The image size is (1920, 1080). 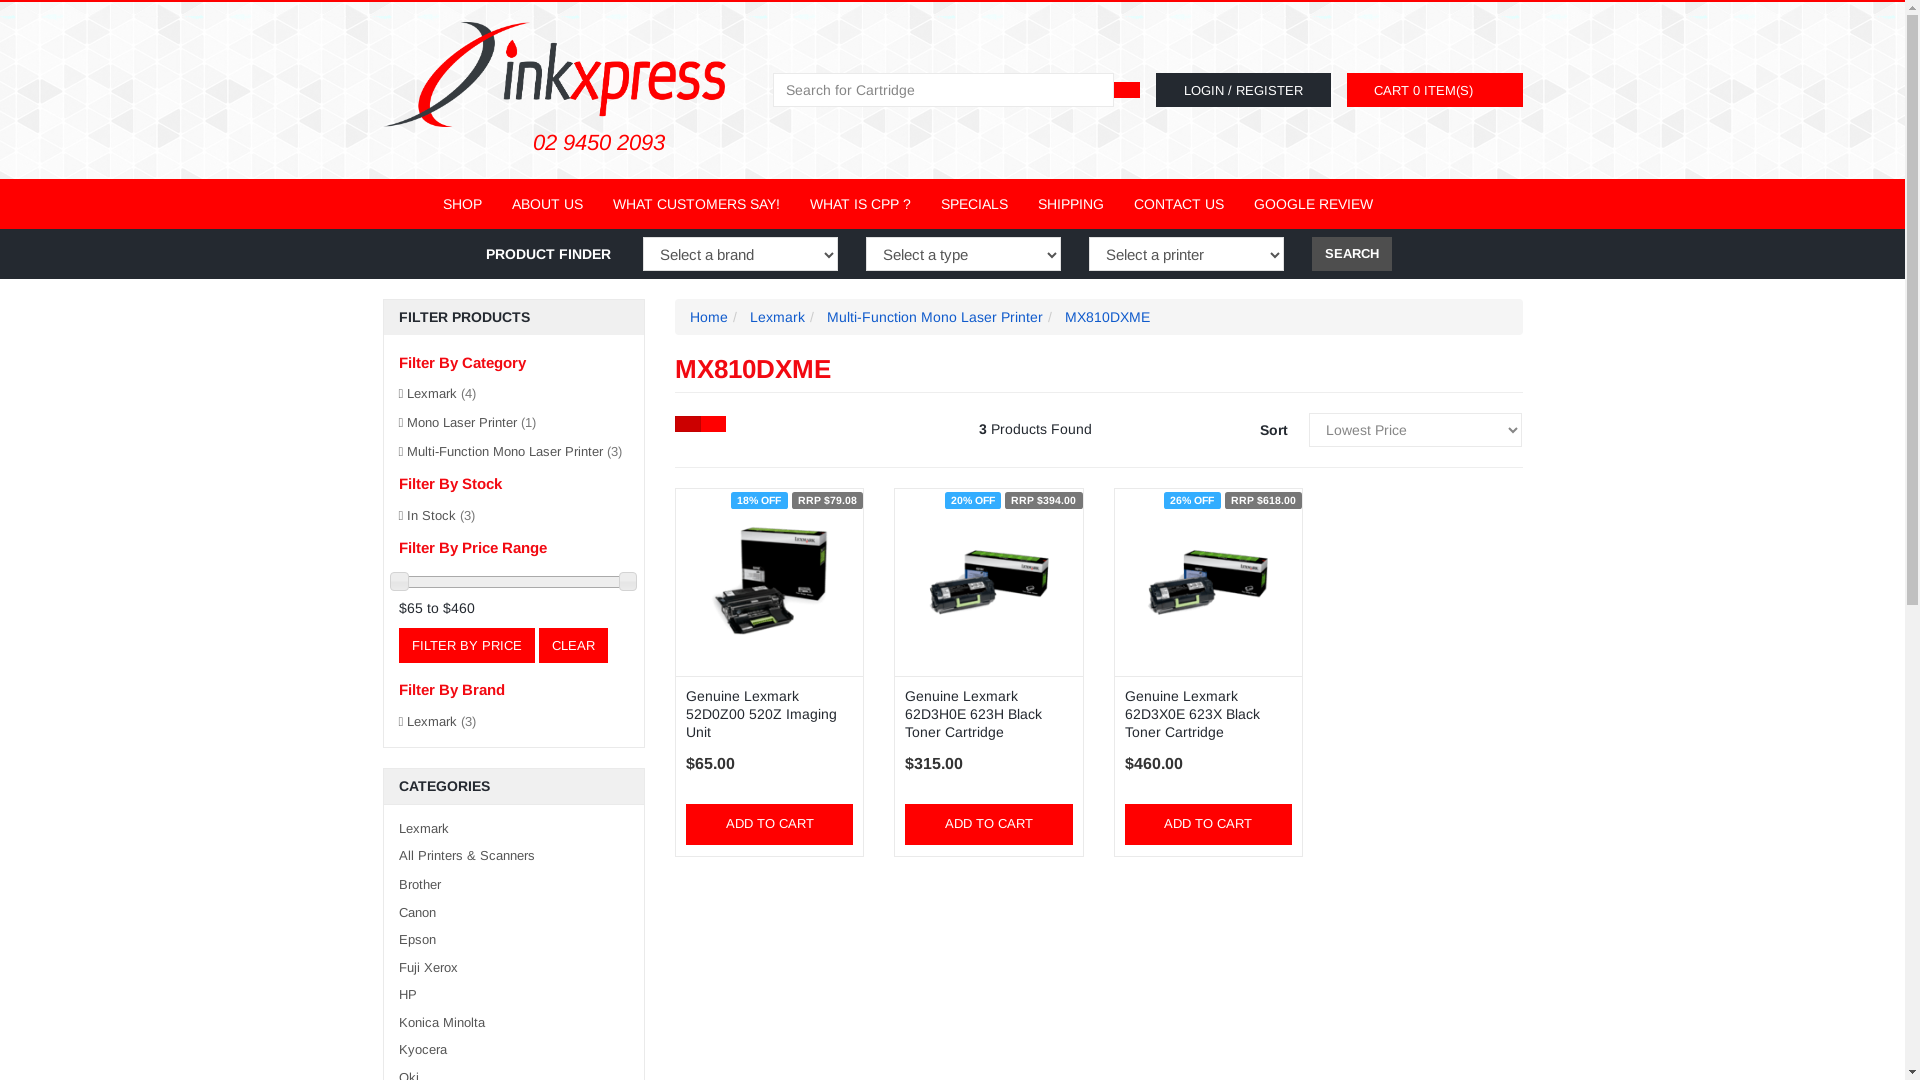 What do you see at coordinates (537, 645) in the screenshot?
I see `'CLEAR'` at bounding box center [537, 645].